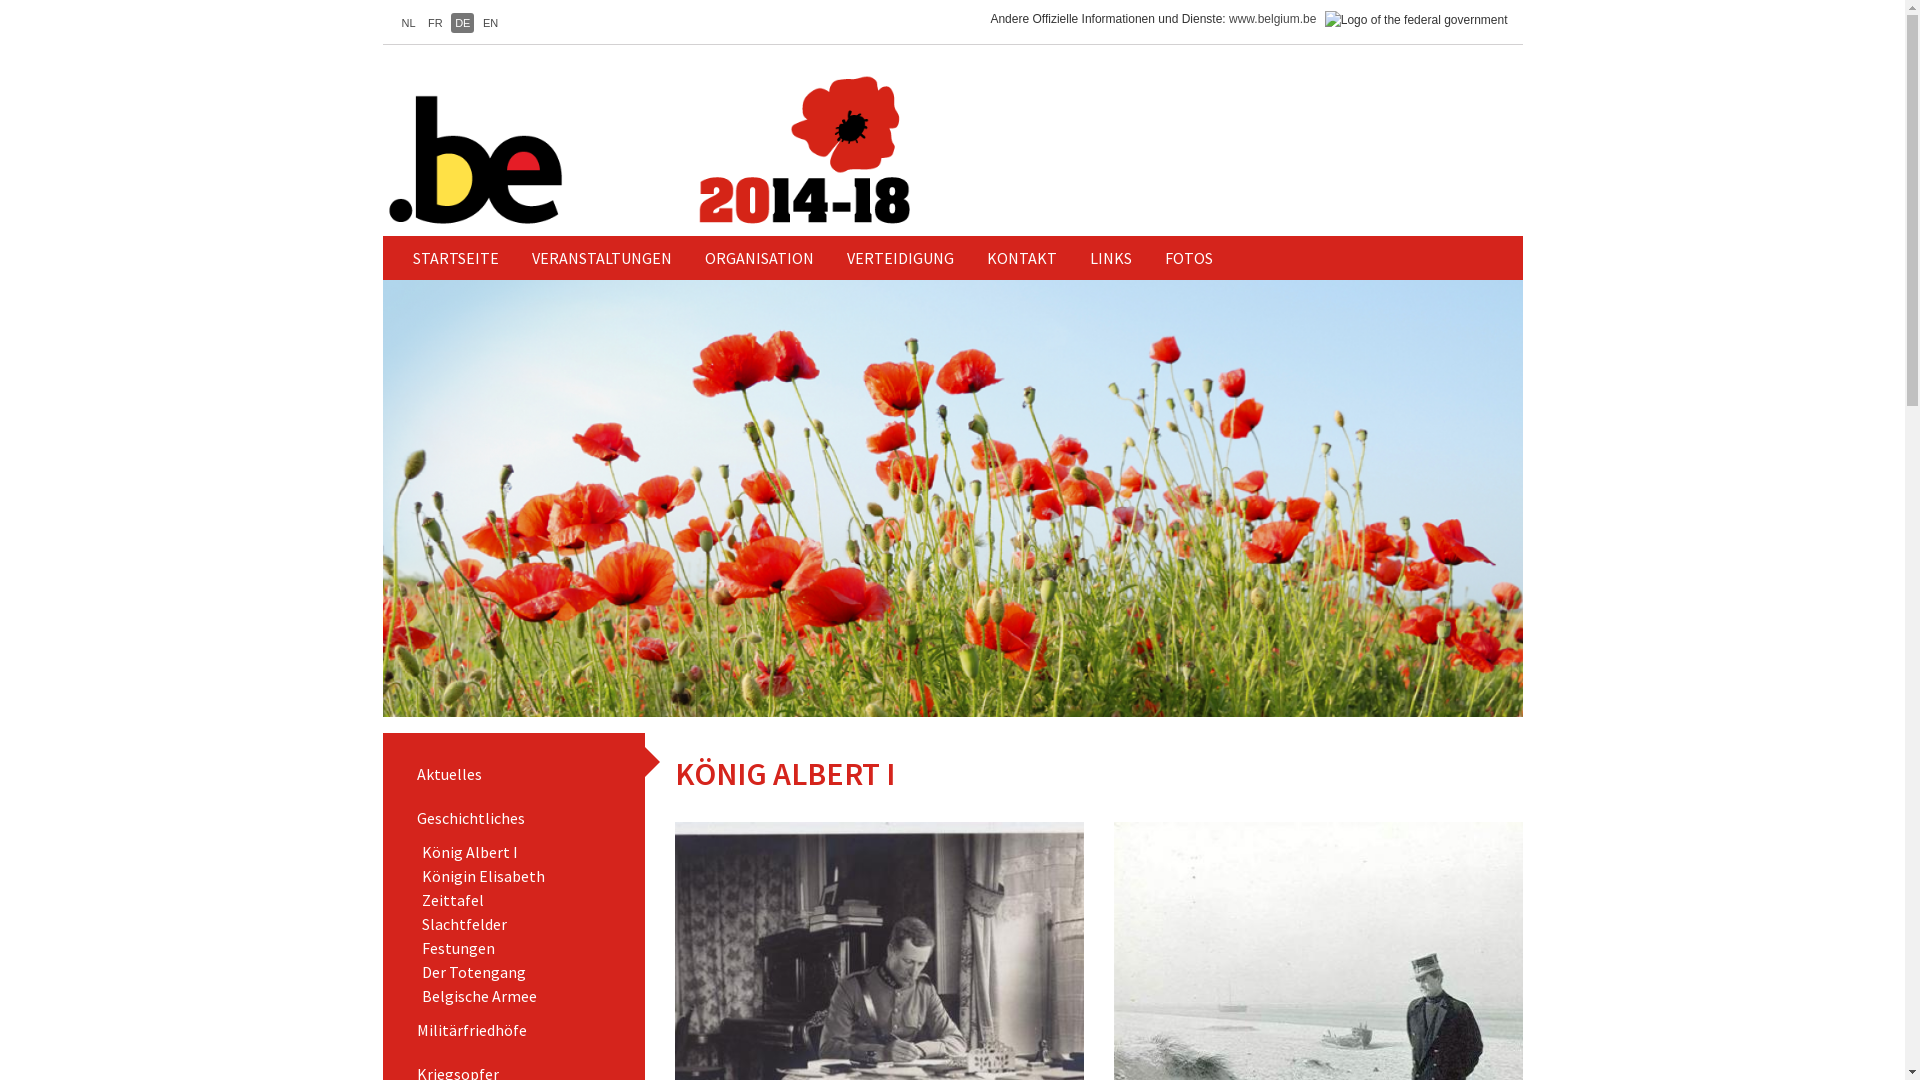 The image size is (1920, 1080). I want to click on 'Festungen', so click(457, 947).